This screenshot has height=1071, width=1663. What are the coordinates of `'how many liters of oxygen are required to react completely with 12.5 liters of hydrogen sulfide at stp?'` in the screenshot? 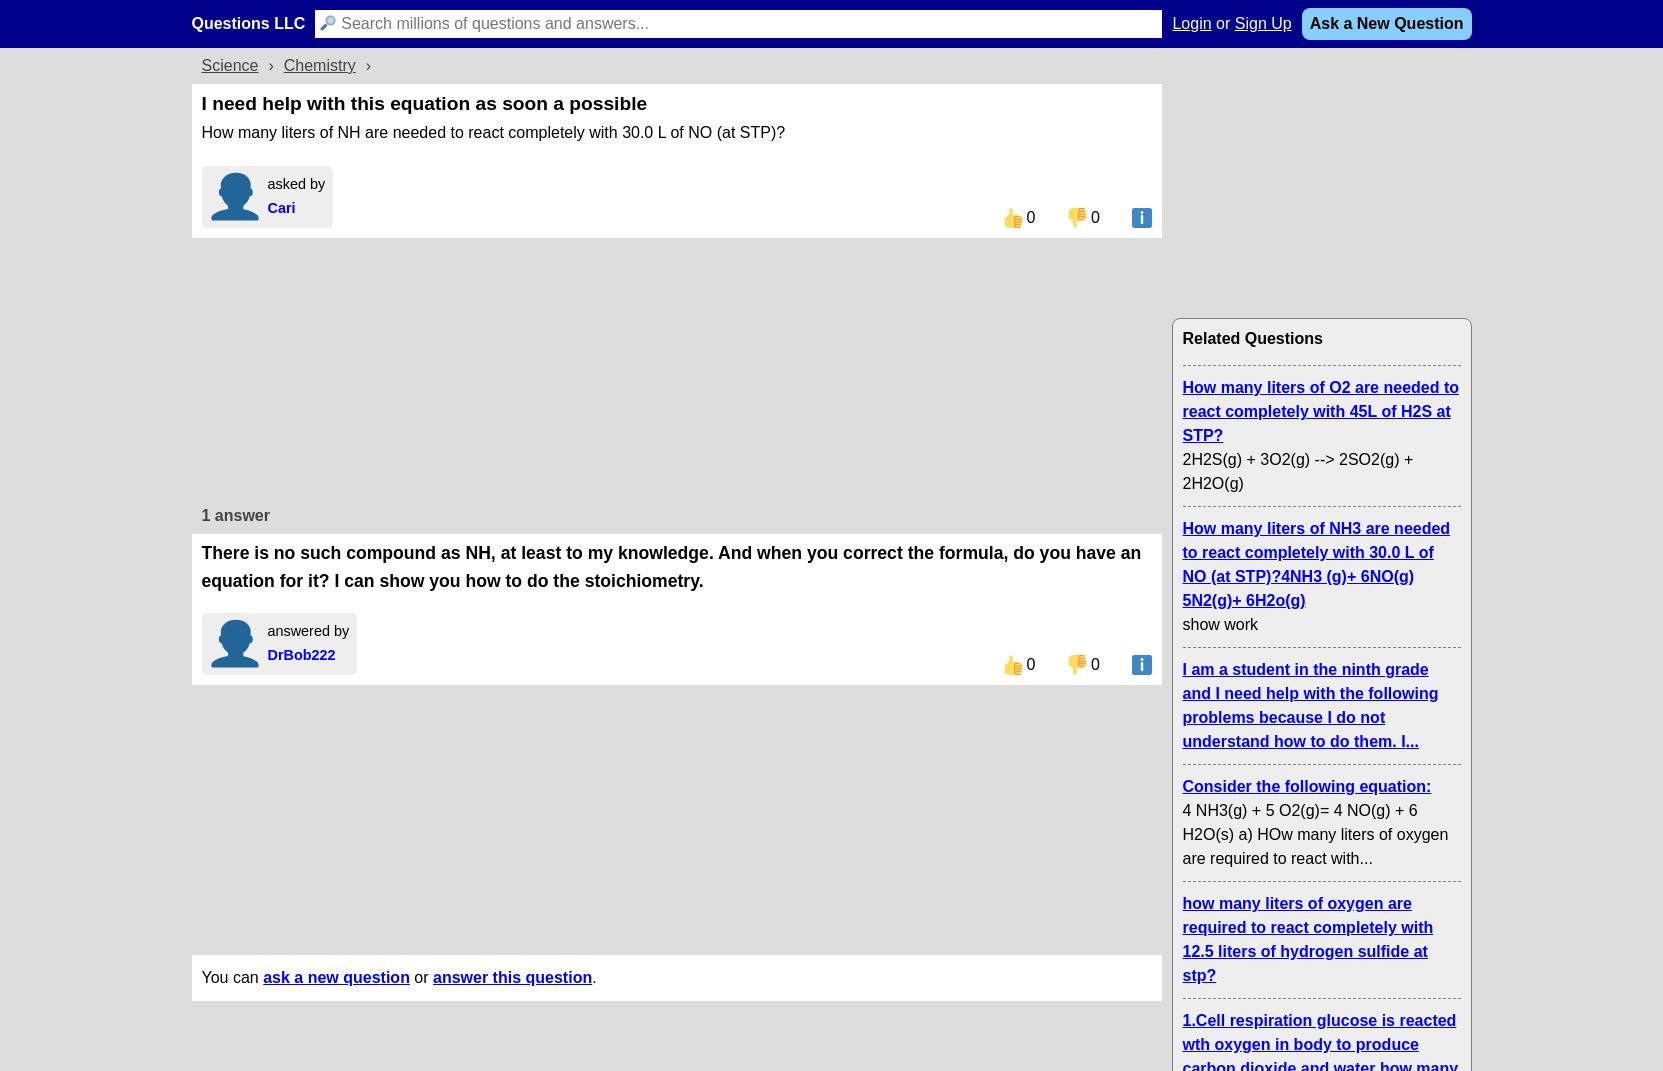 It's located at (1307, 938).